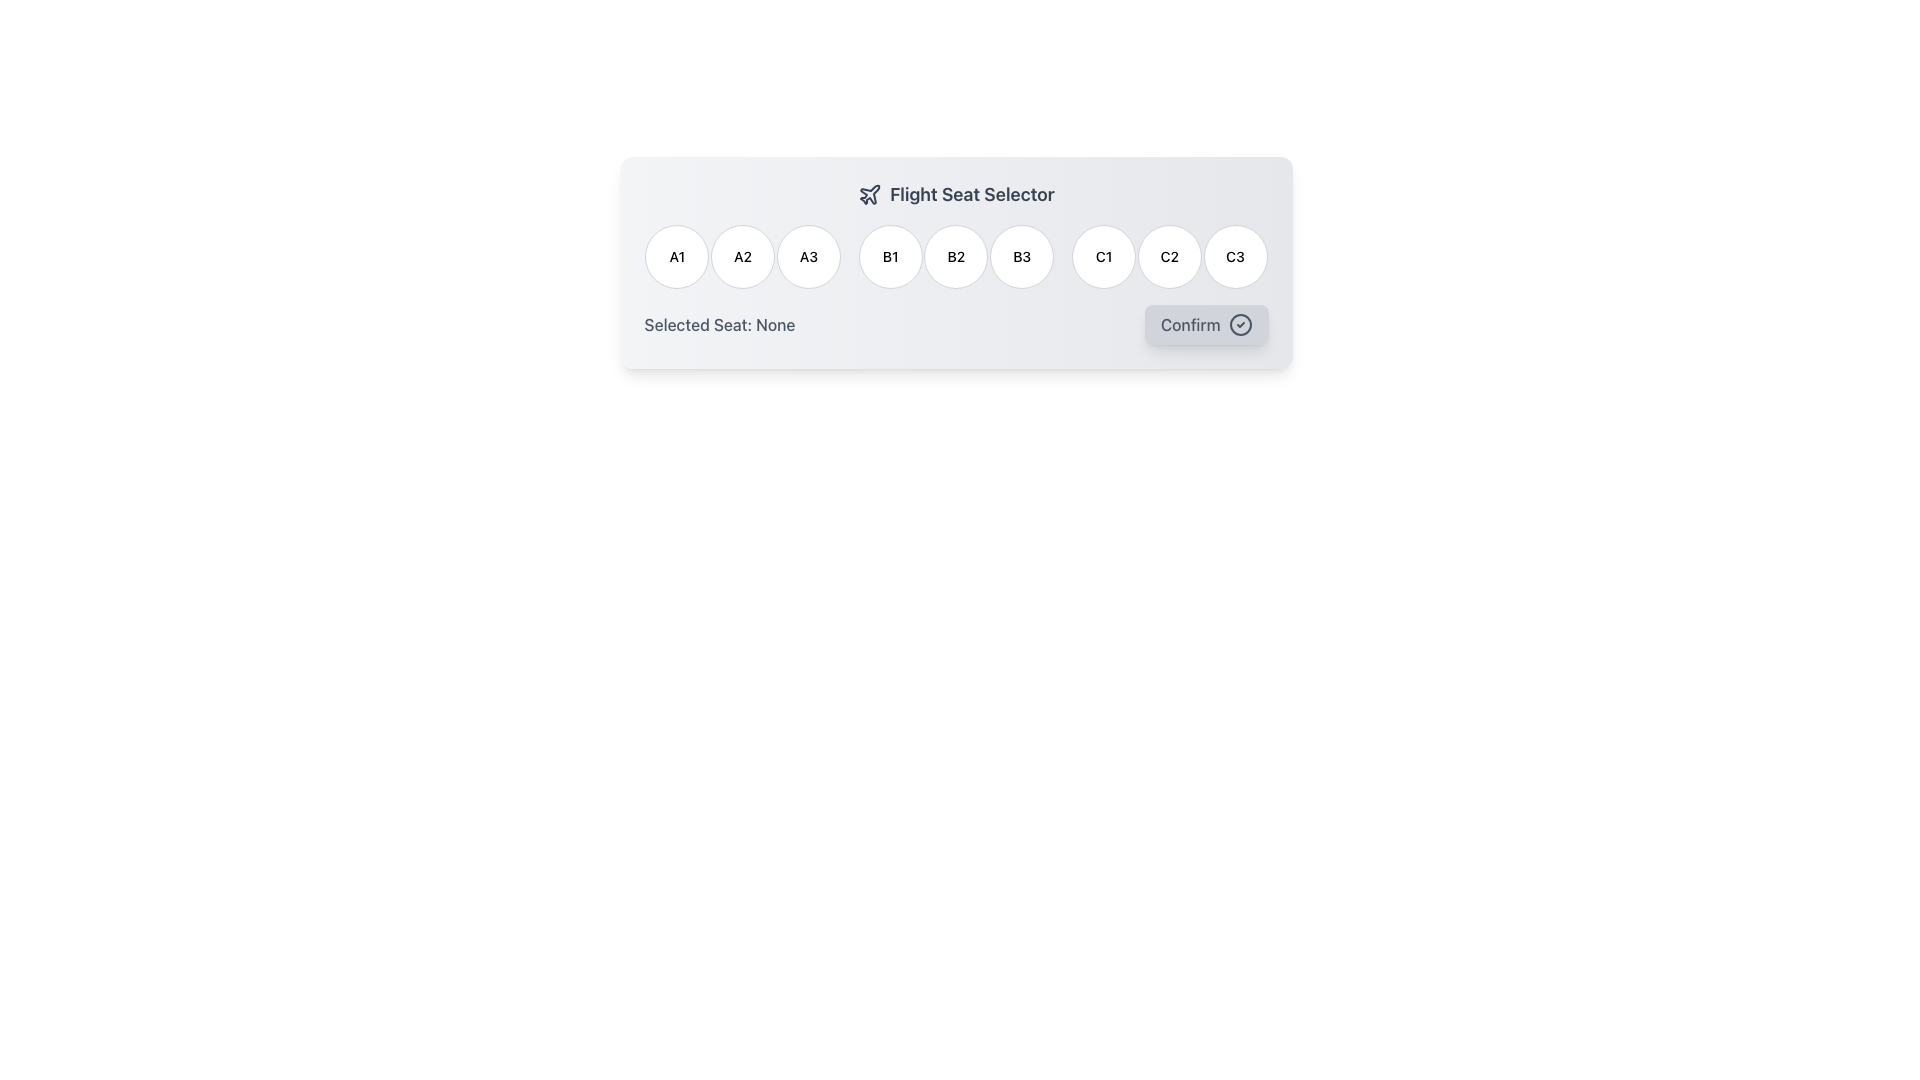 The height and width of the screenshot is (1080, 1920). I want to click on the circular checkmark icon located immediately to the right of the 'Confirm' button label, which features a gray outline and a tick mark within, so click(1239, 323).